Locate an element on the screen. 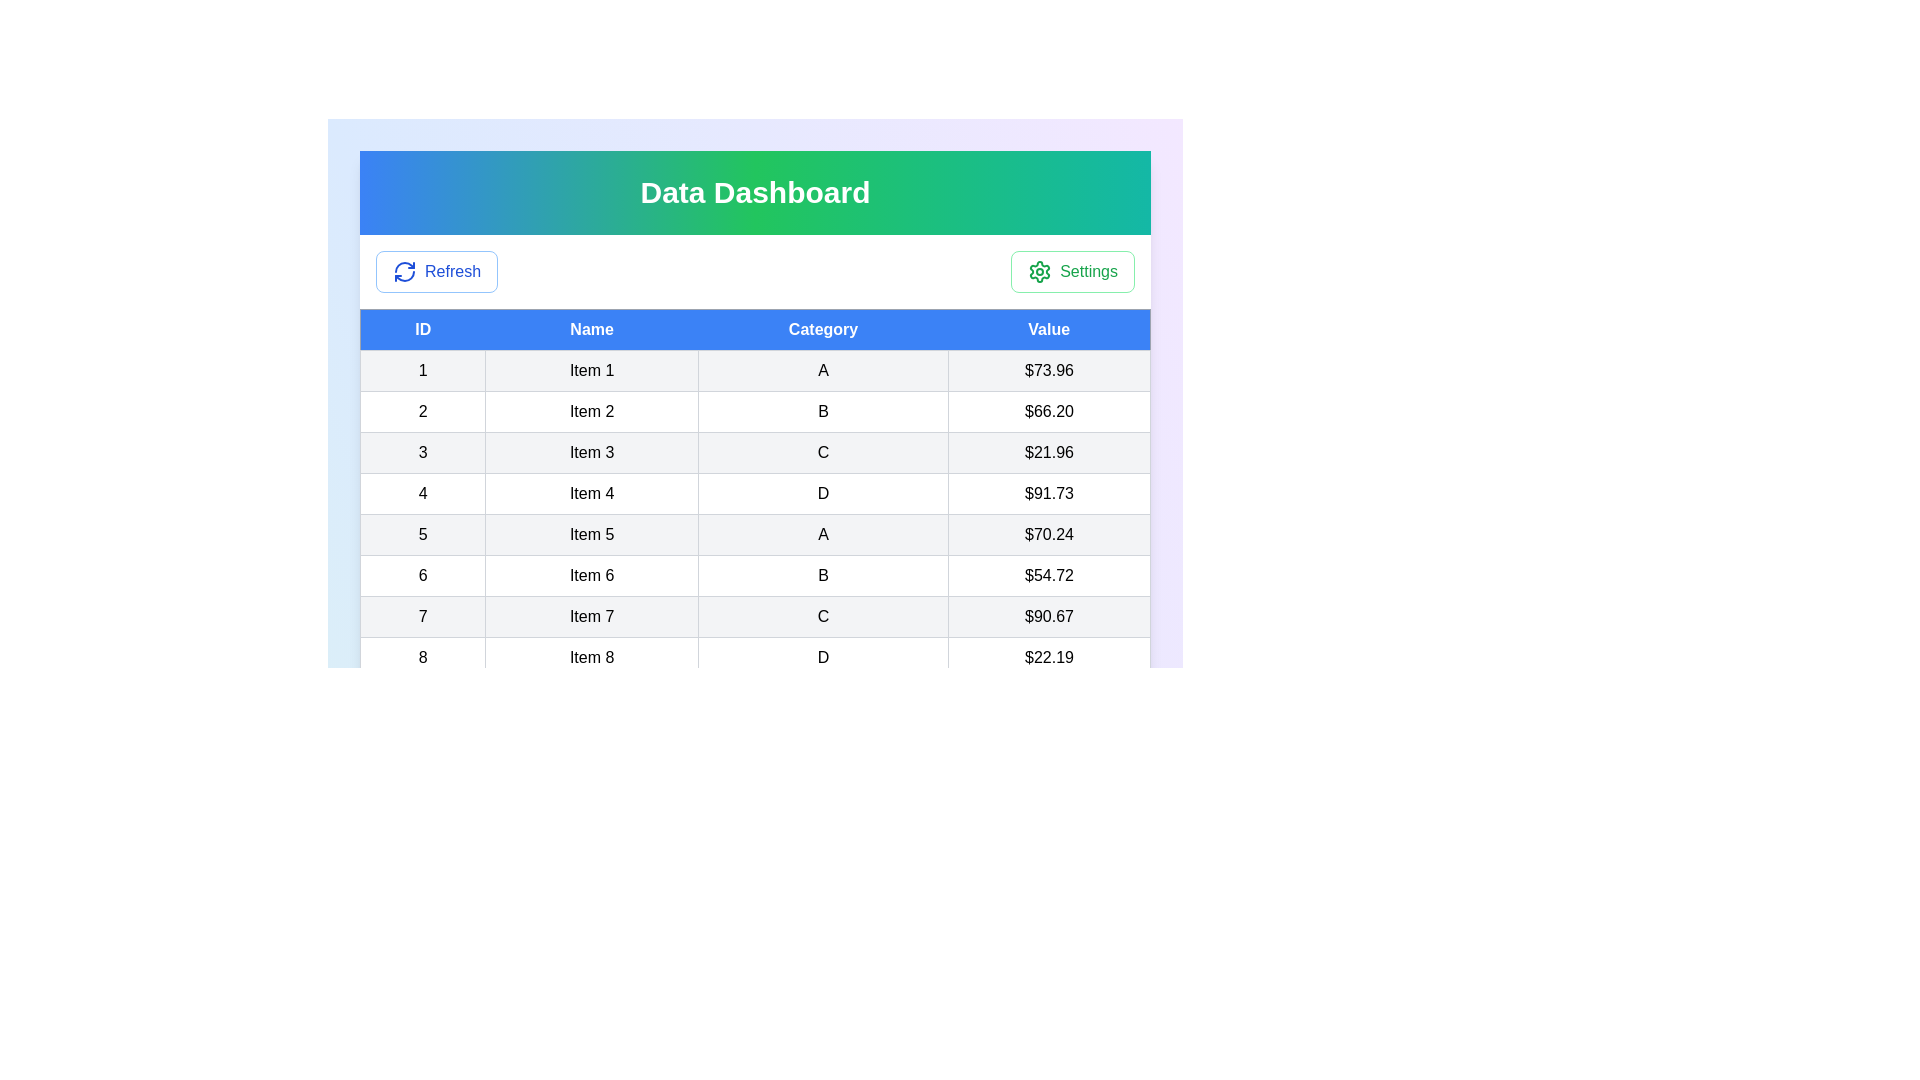 The width and height of the screenshot is (1920, 1080). 'Refresh' button to reload the data in the table is located at coordinates (435, 272).